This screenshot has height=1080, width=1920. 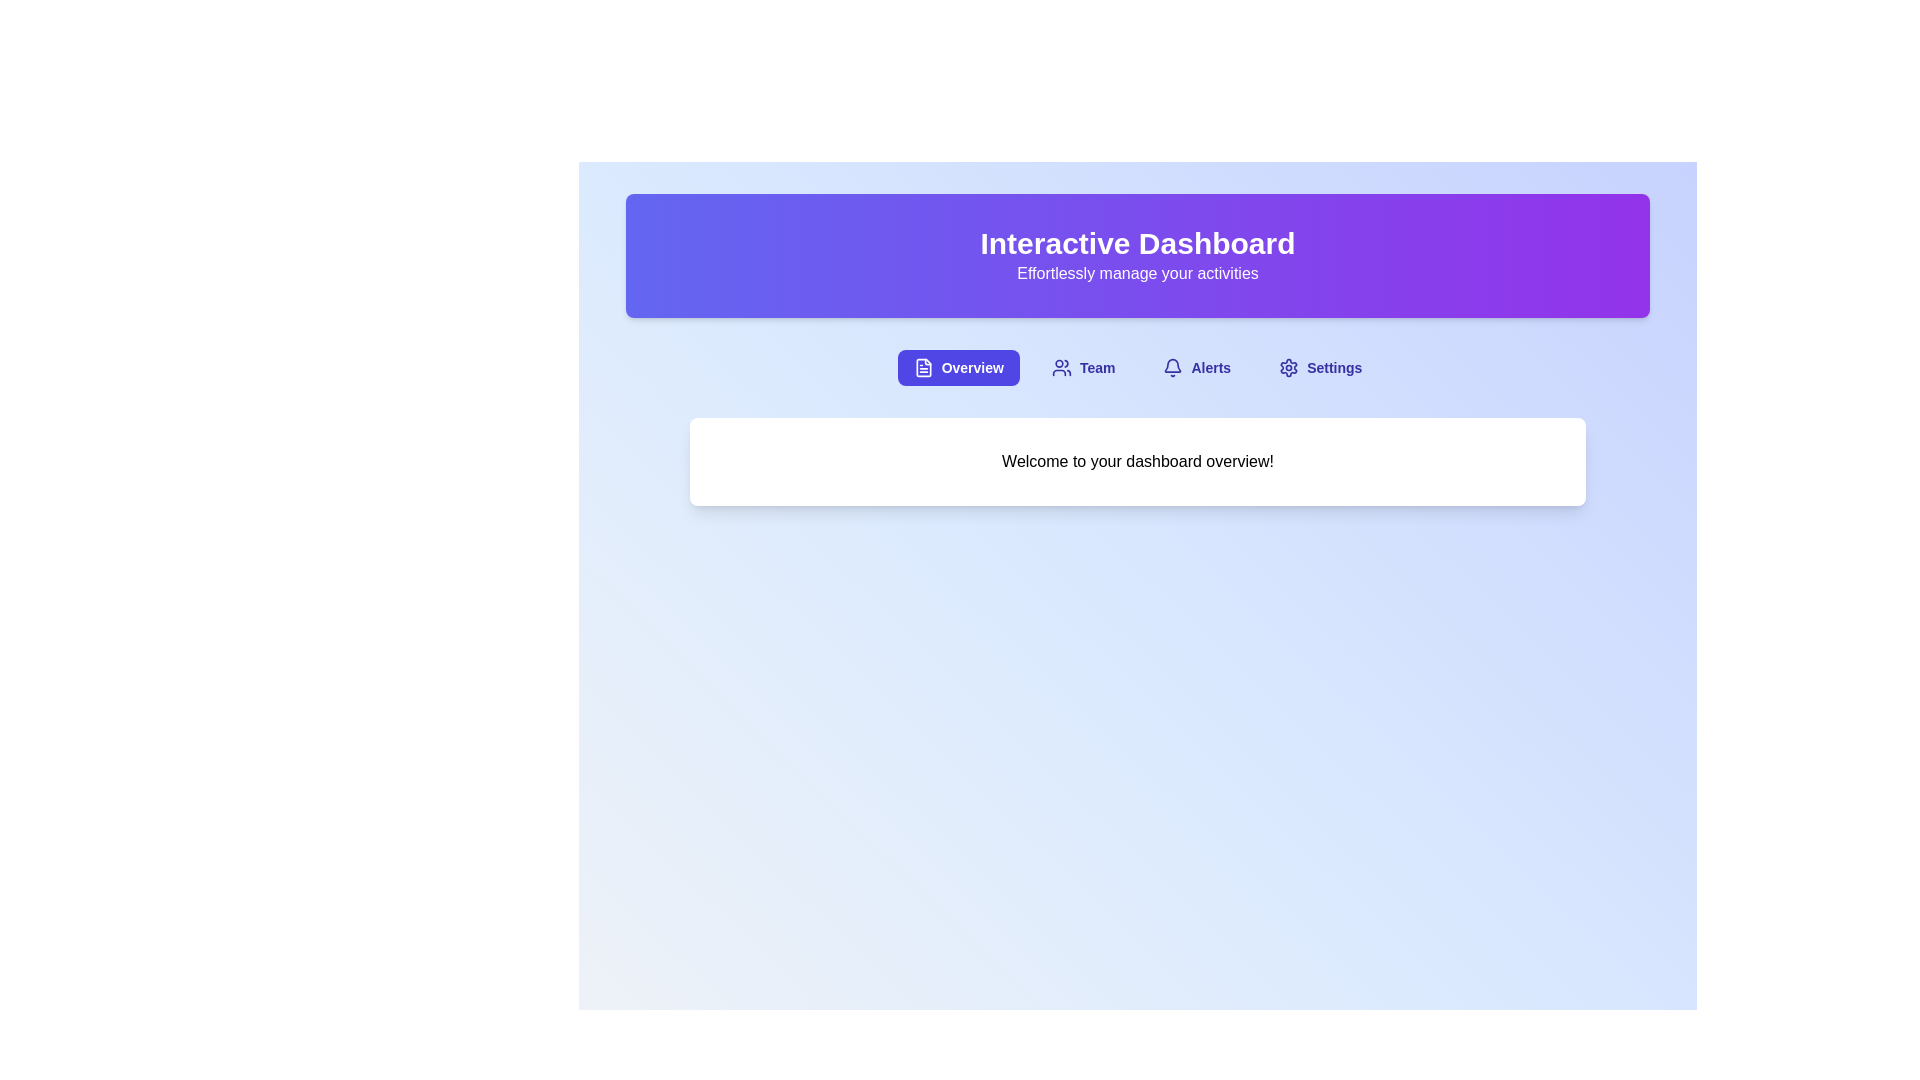 What do you see at coordinates (1137, 242) in the screenshot?
I see `the Heading text that serves as a header for the interface section, located above the text 'Effortlessly manage your activities'` at bounding box center [1137, 242].